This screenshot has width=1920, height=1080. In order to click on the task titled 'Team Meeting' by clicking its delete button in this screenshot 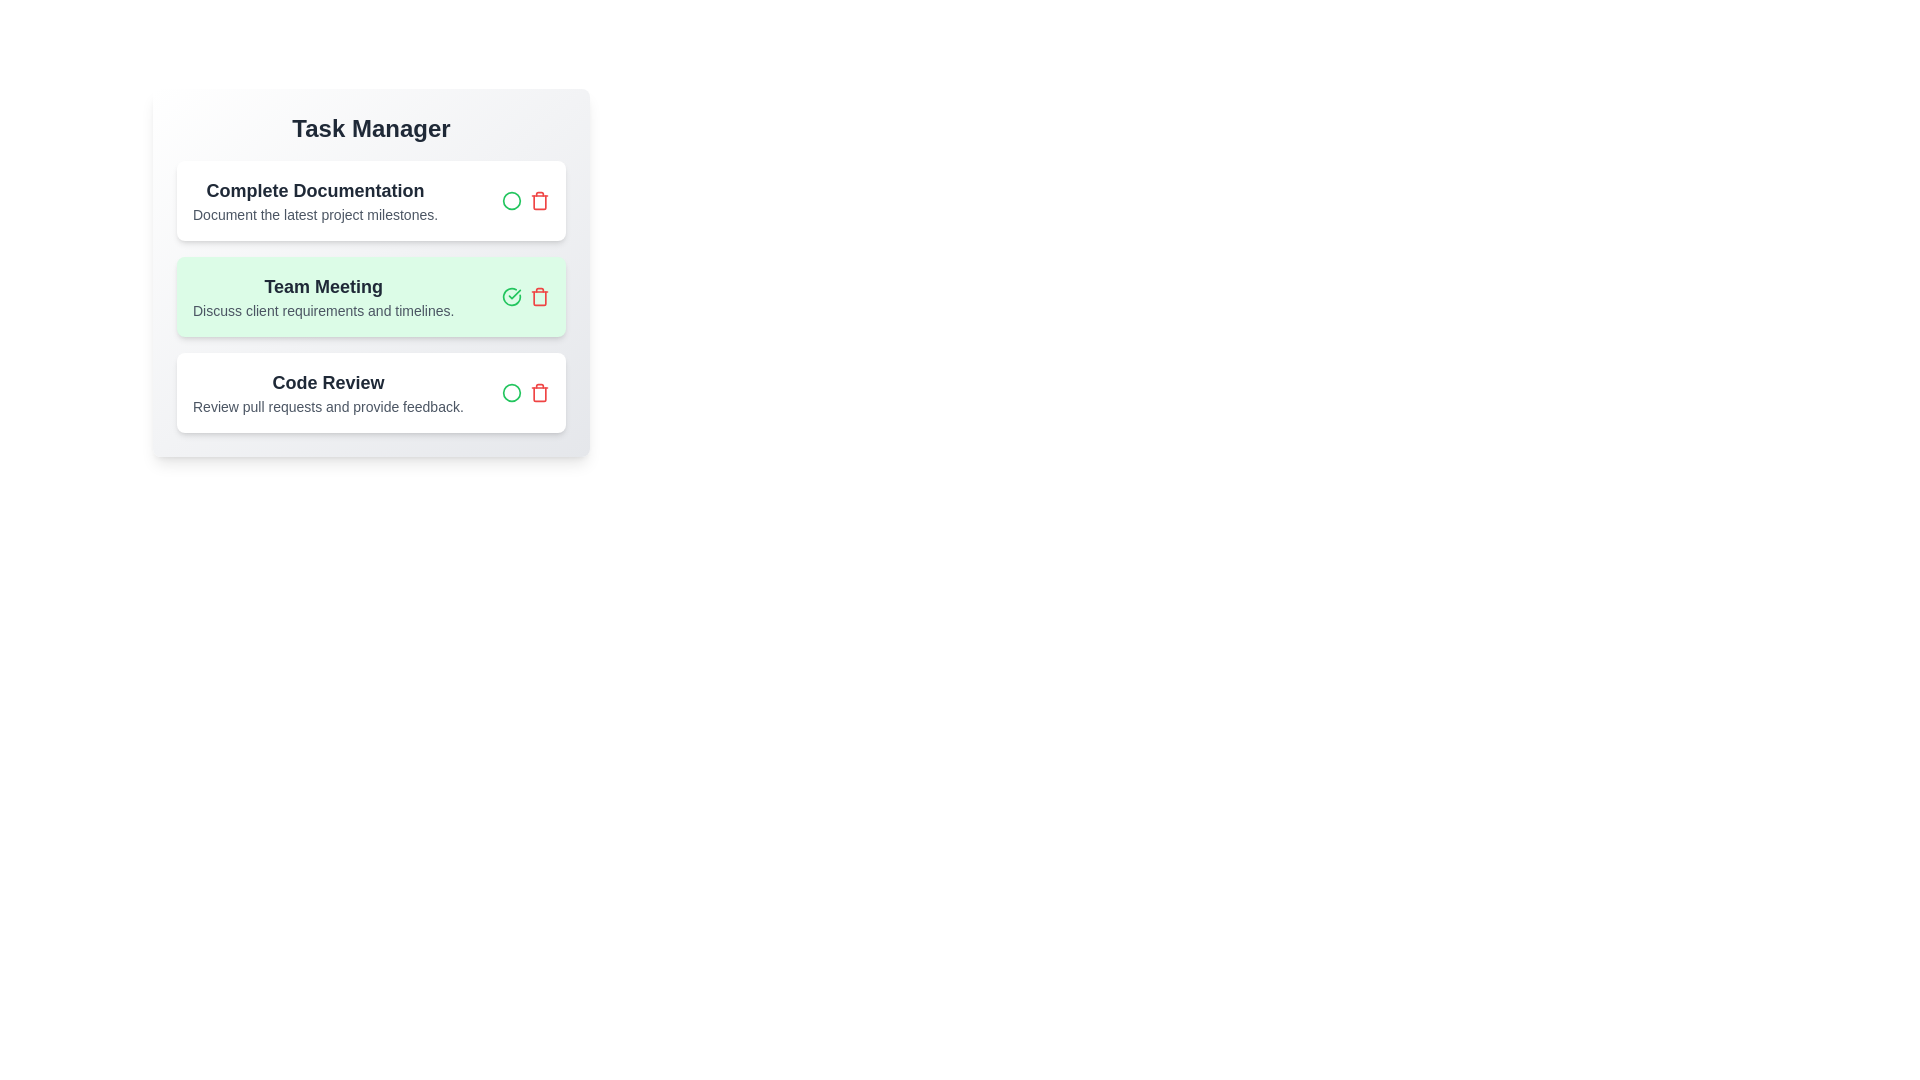, I will do `click(539, 297)`.